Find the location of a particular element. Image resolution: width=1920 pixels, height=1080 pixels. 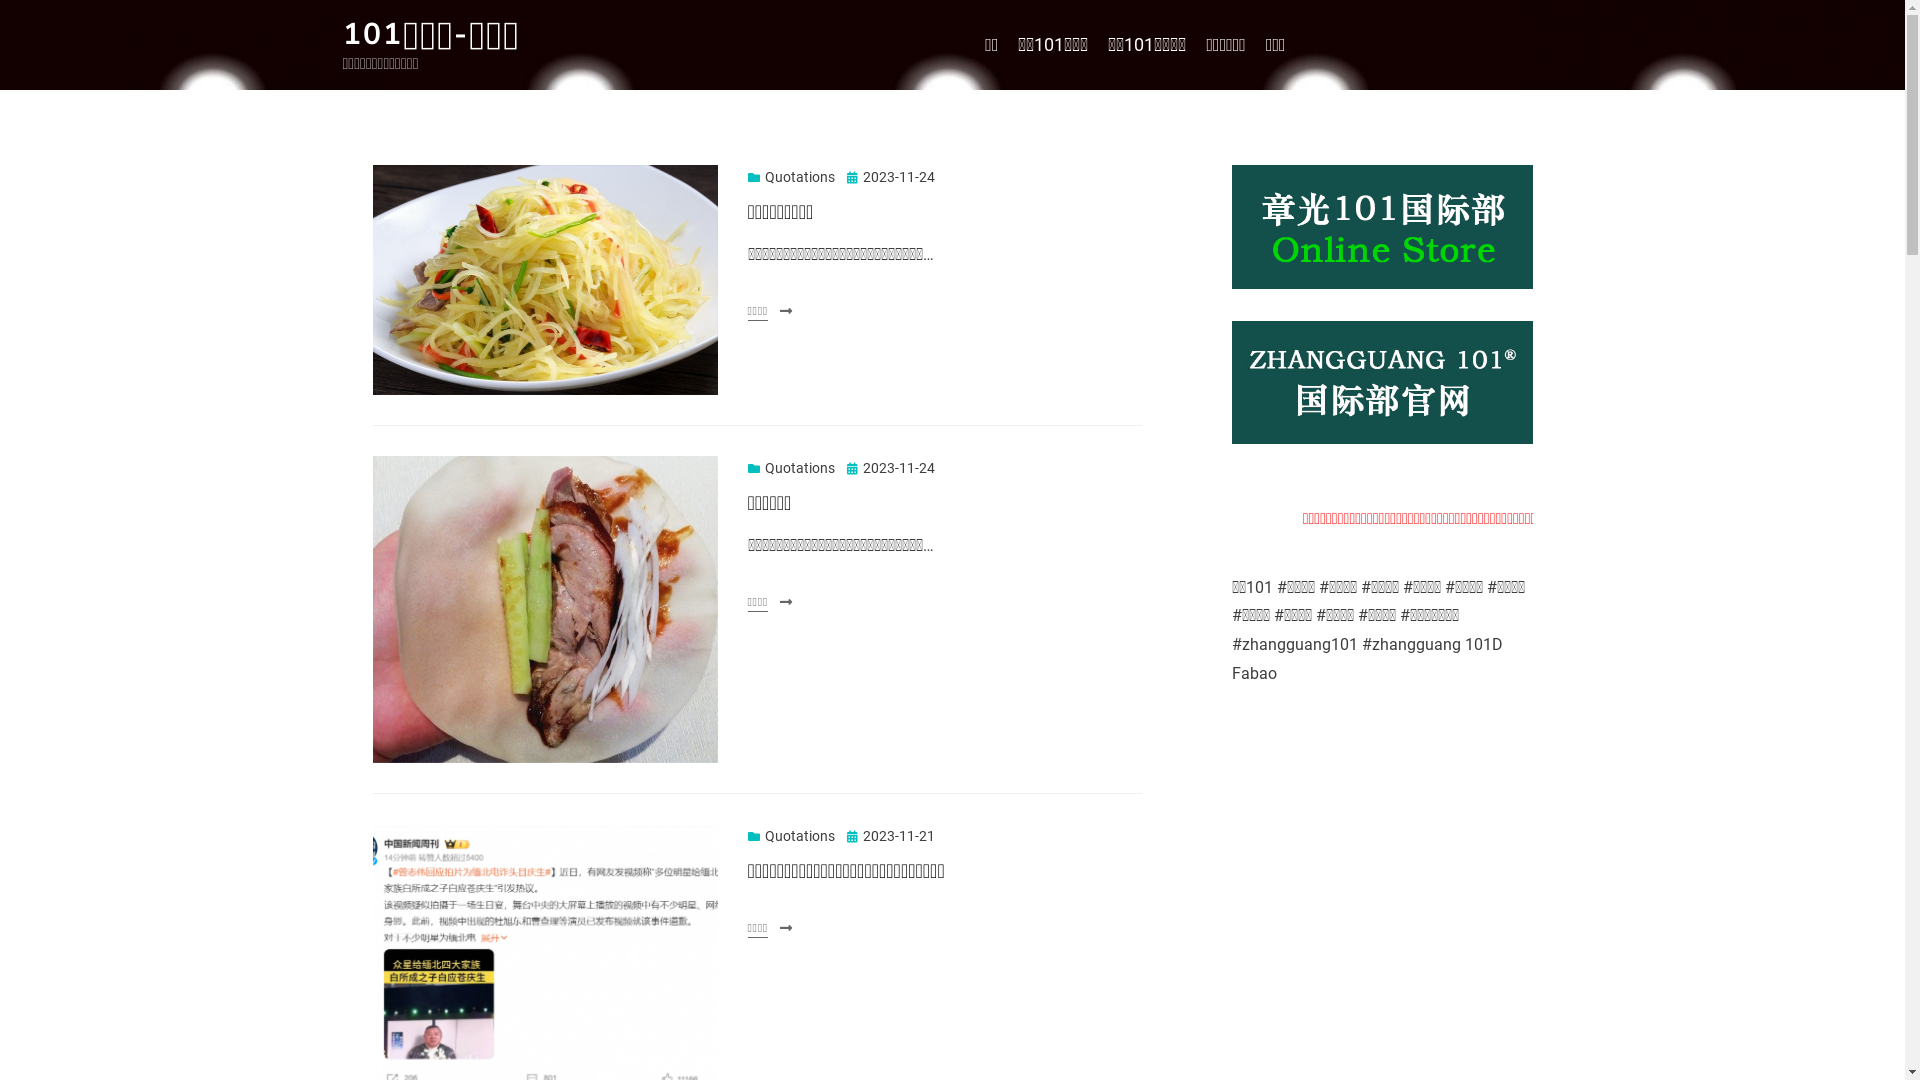

'2023-11-21' is located at coordinates (888, 836).